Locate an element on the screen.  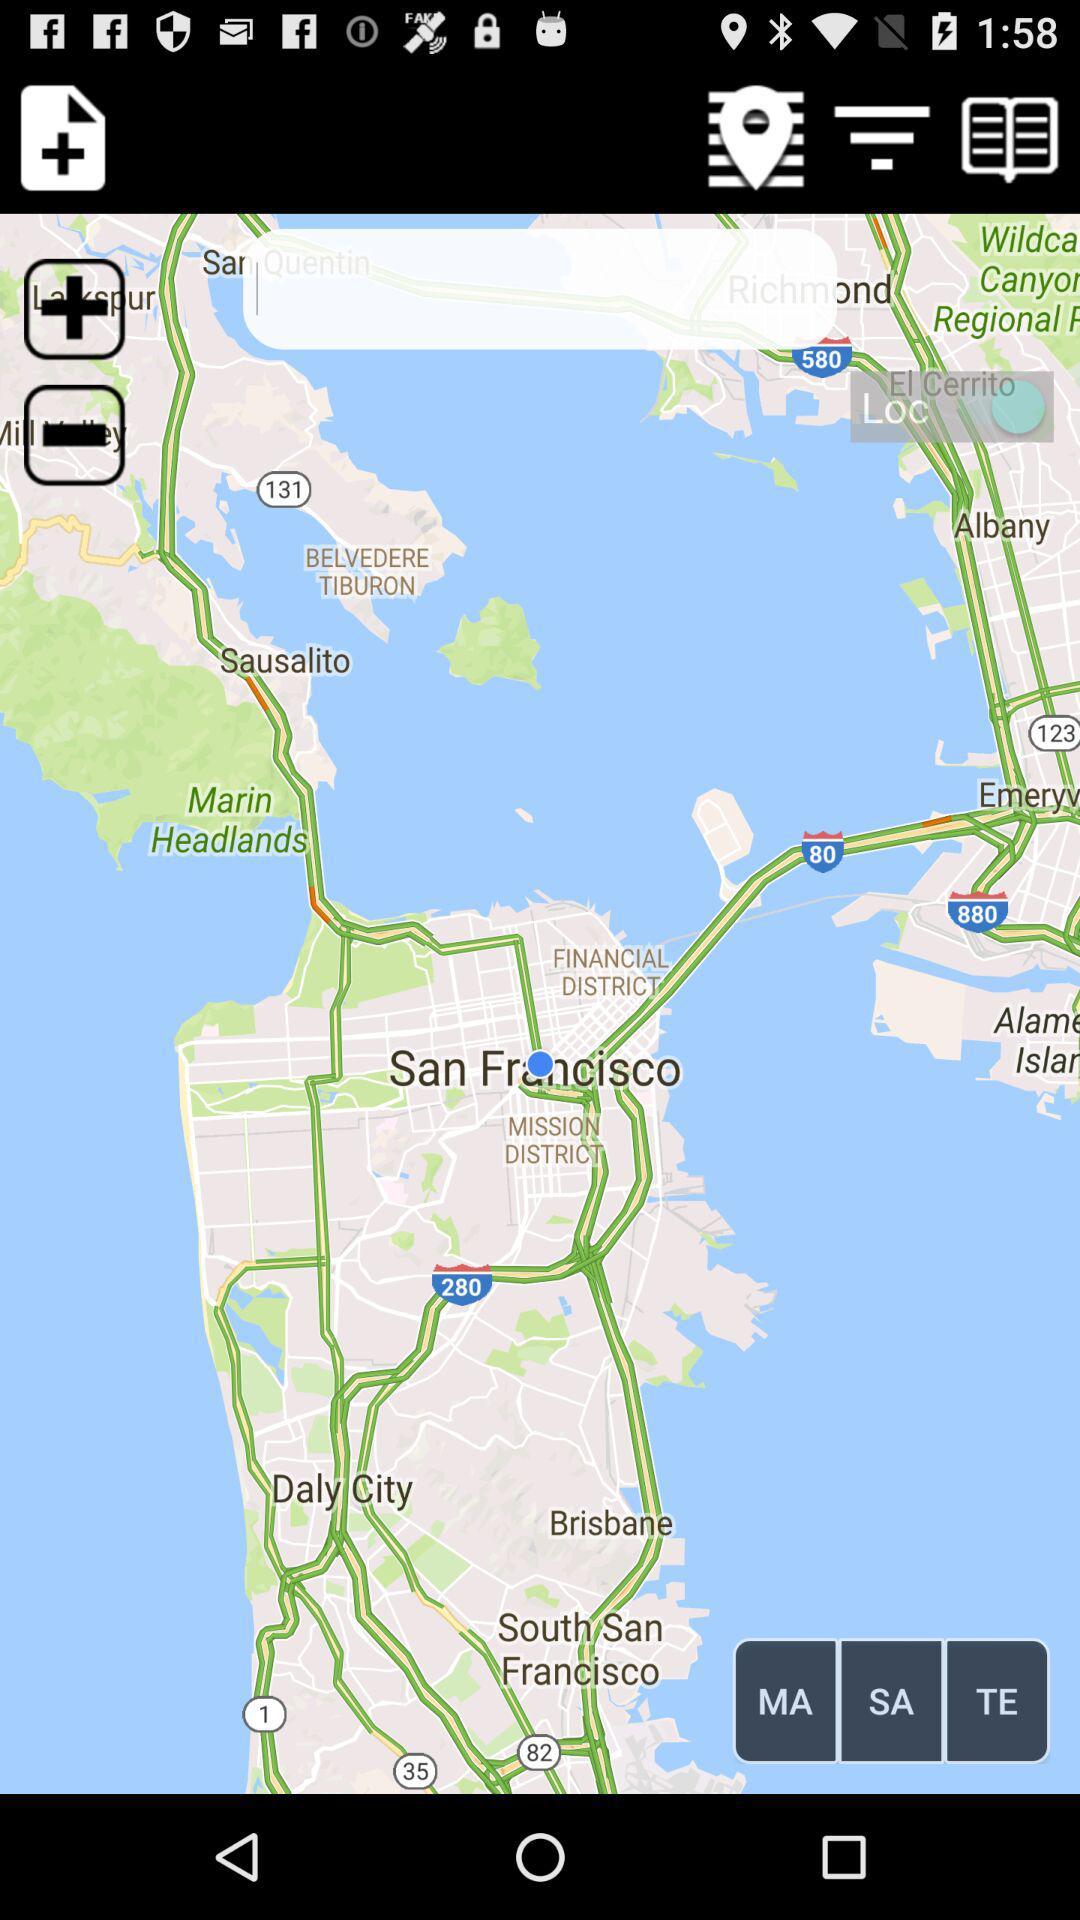
icon to the right of the sa is located at coordinates (997, 1699).